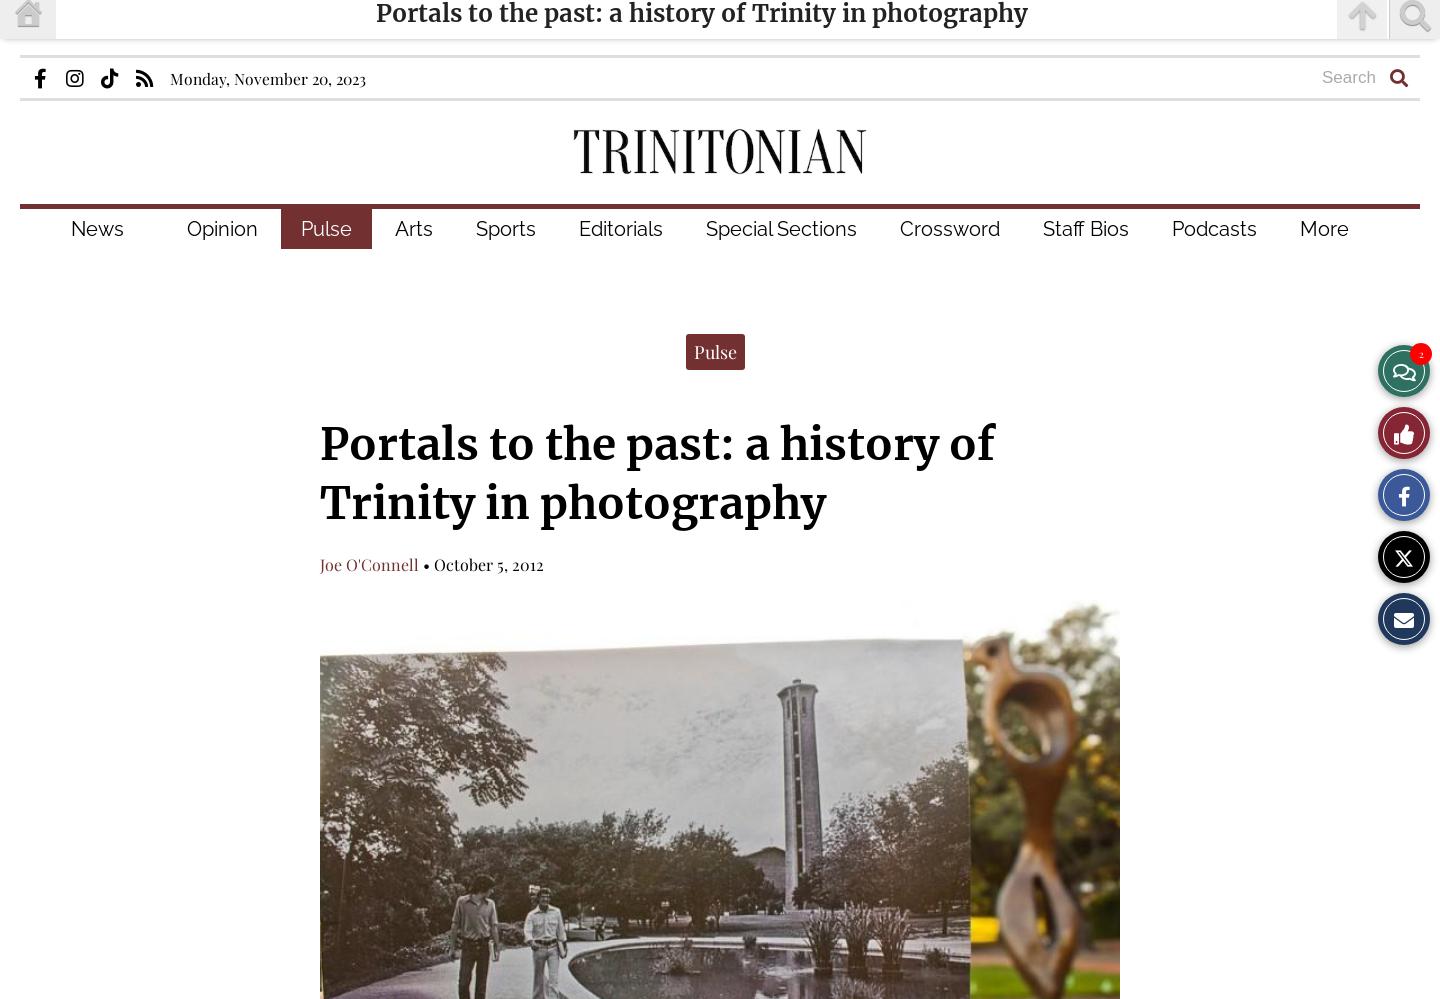  Describe the element at coordinates (393, 228) in the screenshot. I see `'Arts'` at that location.